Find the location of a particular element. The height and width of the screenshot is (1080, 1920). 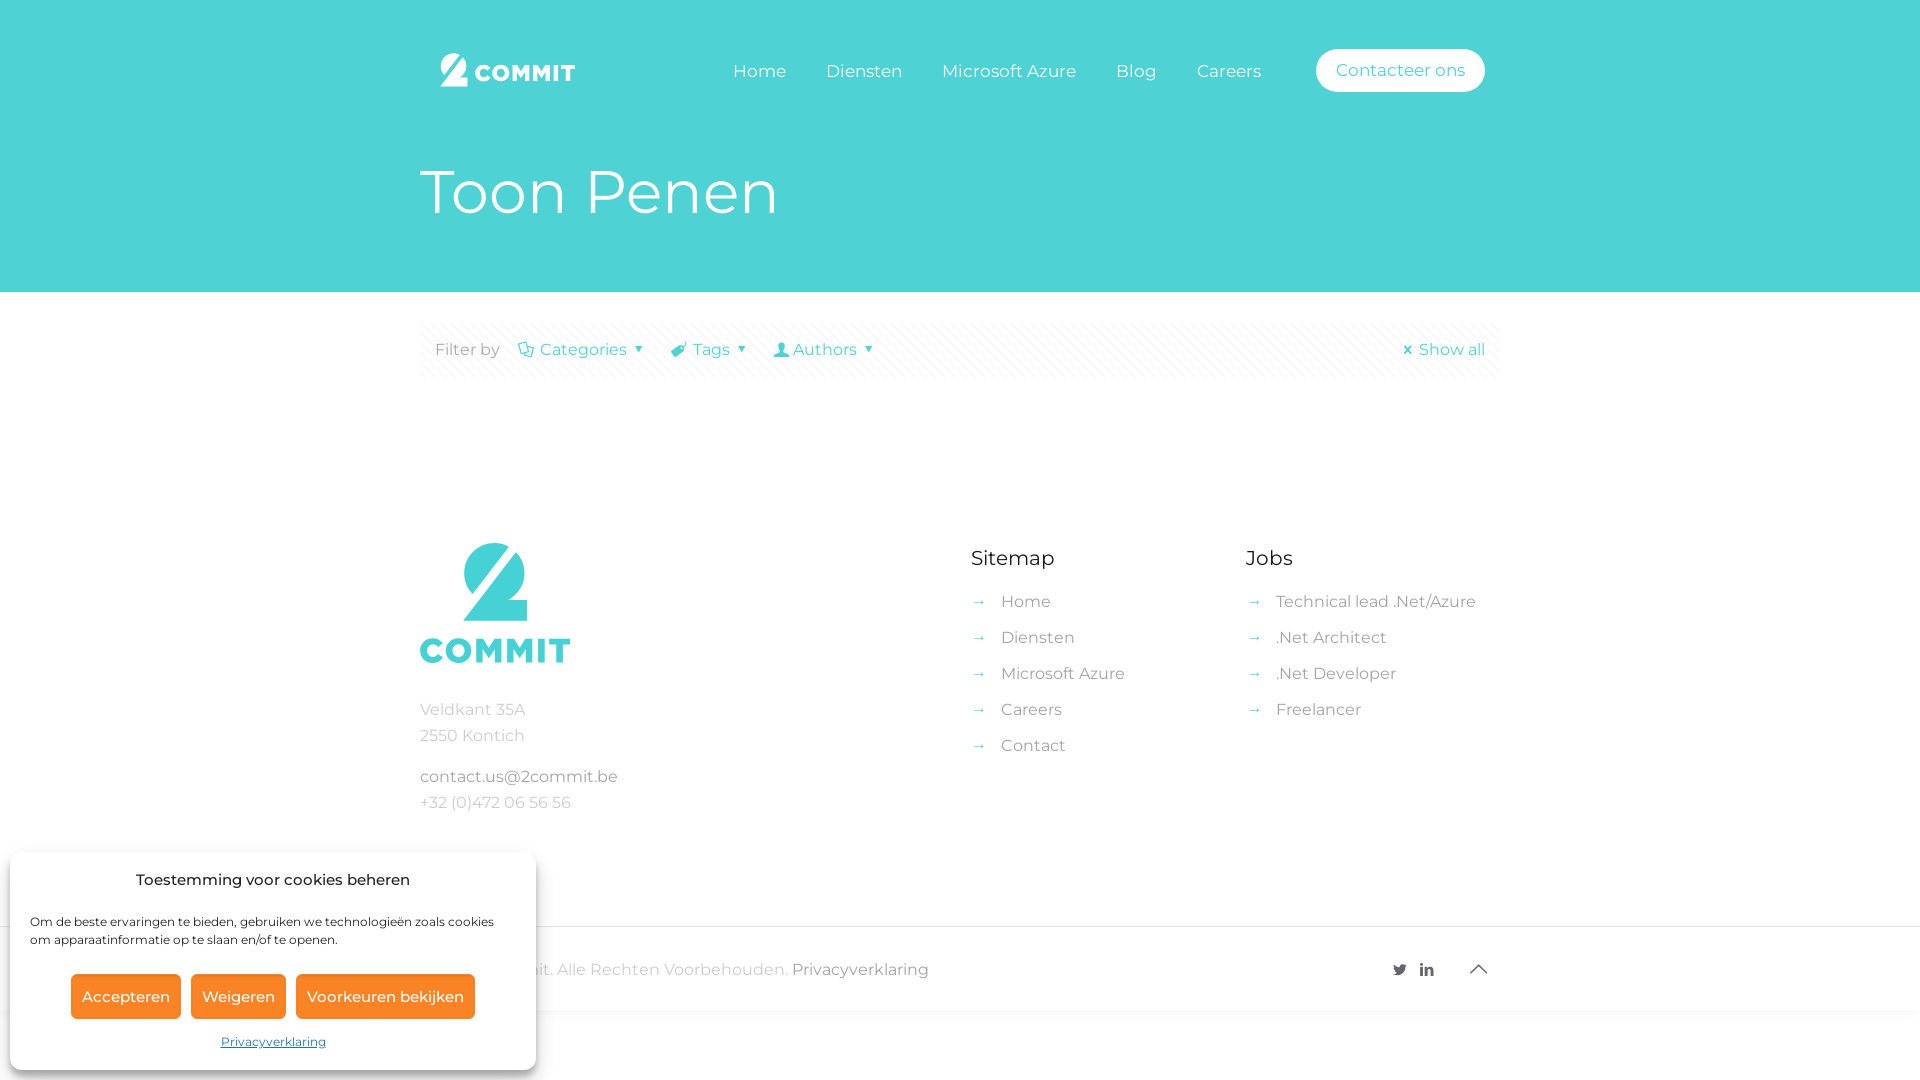

'Diensten' is located at coordinates (806, 69).